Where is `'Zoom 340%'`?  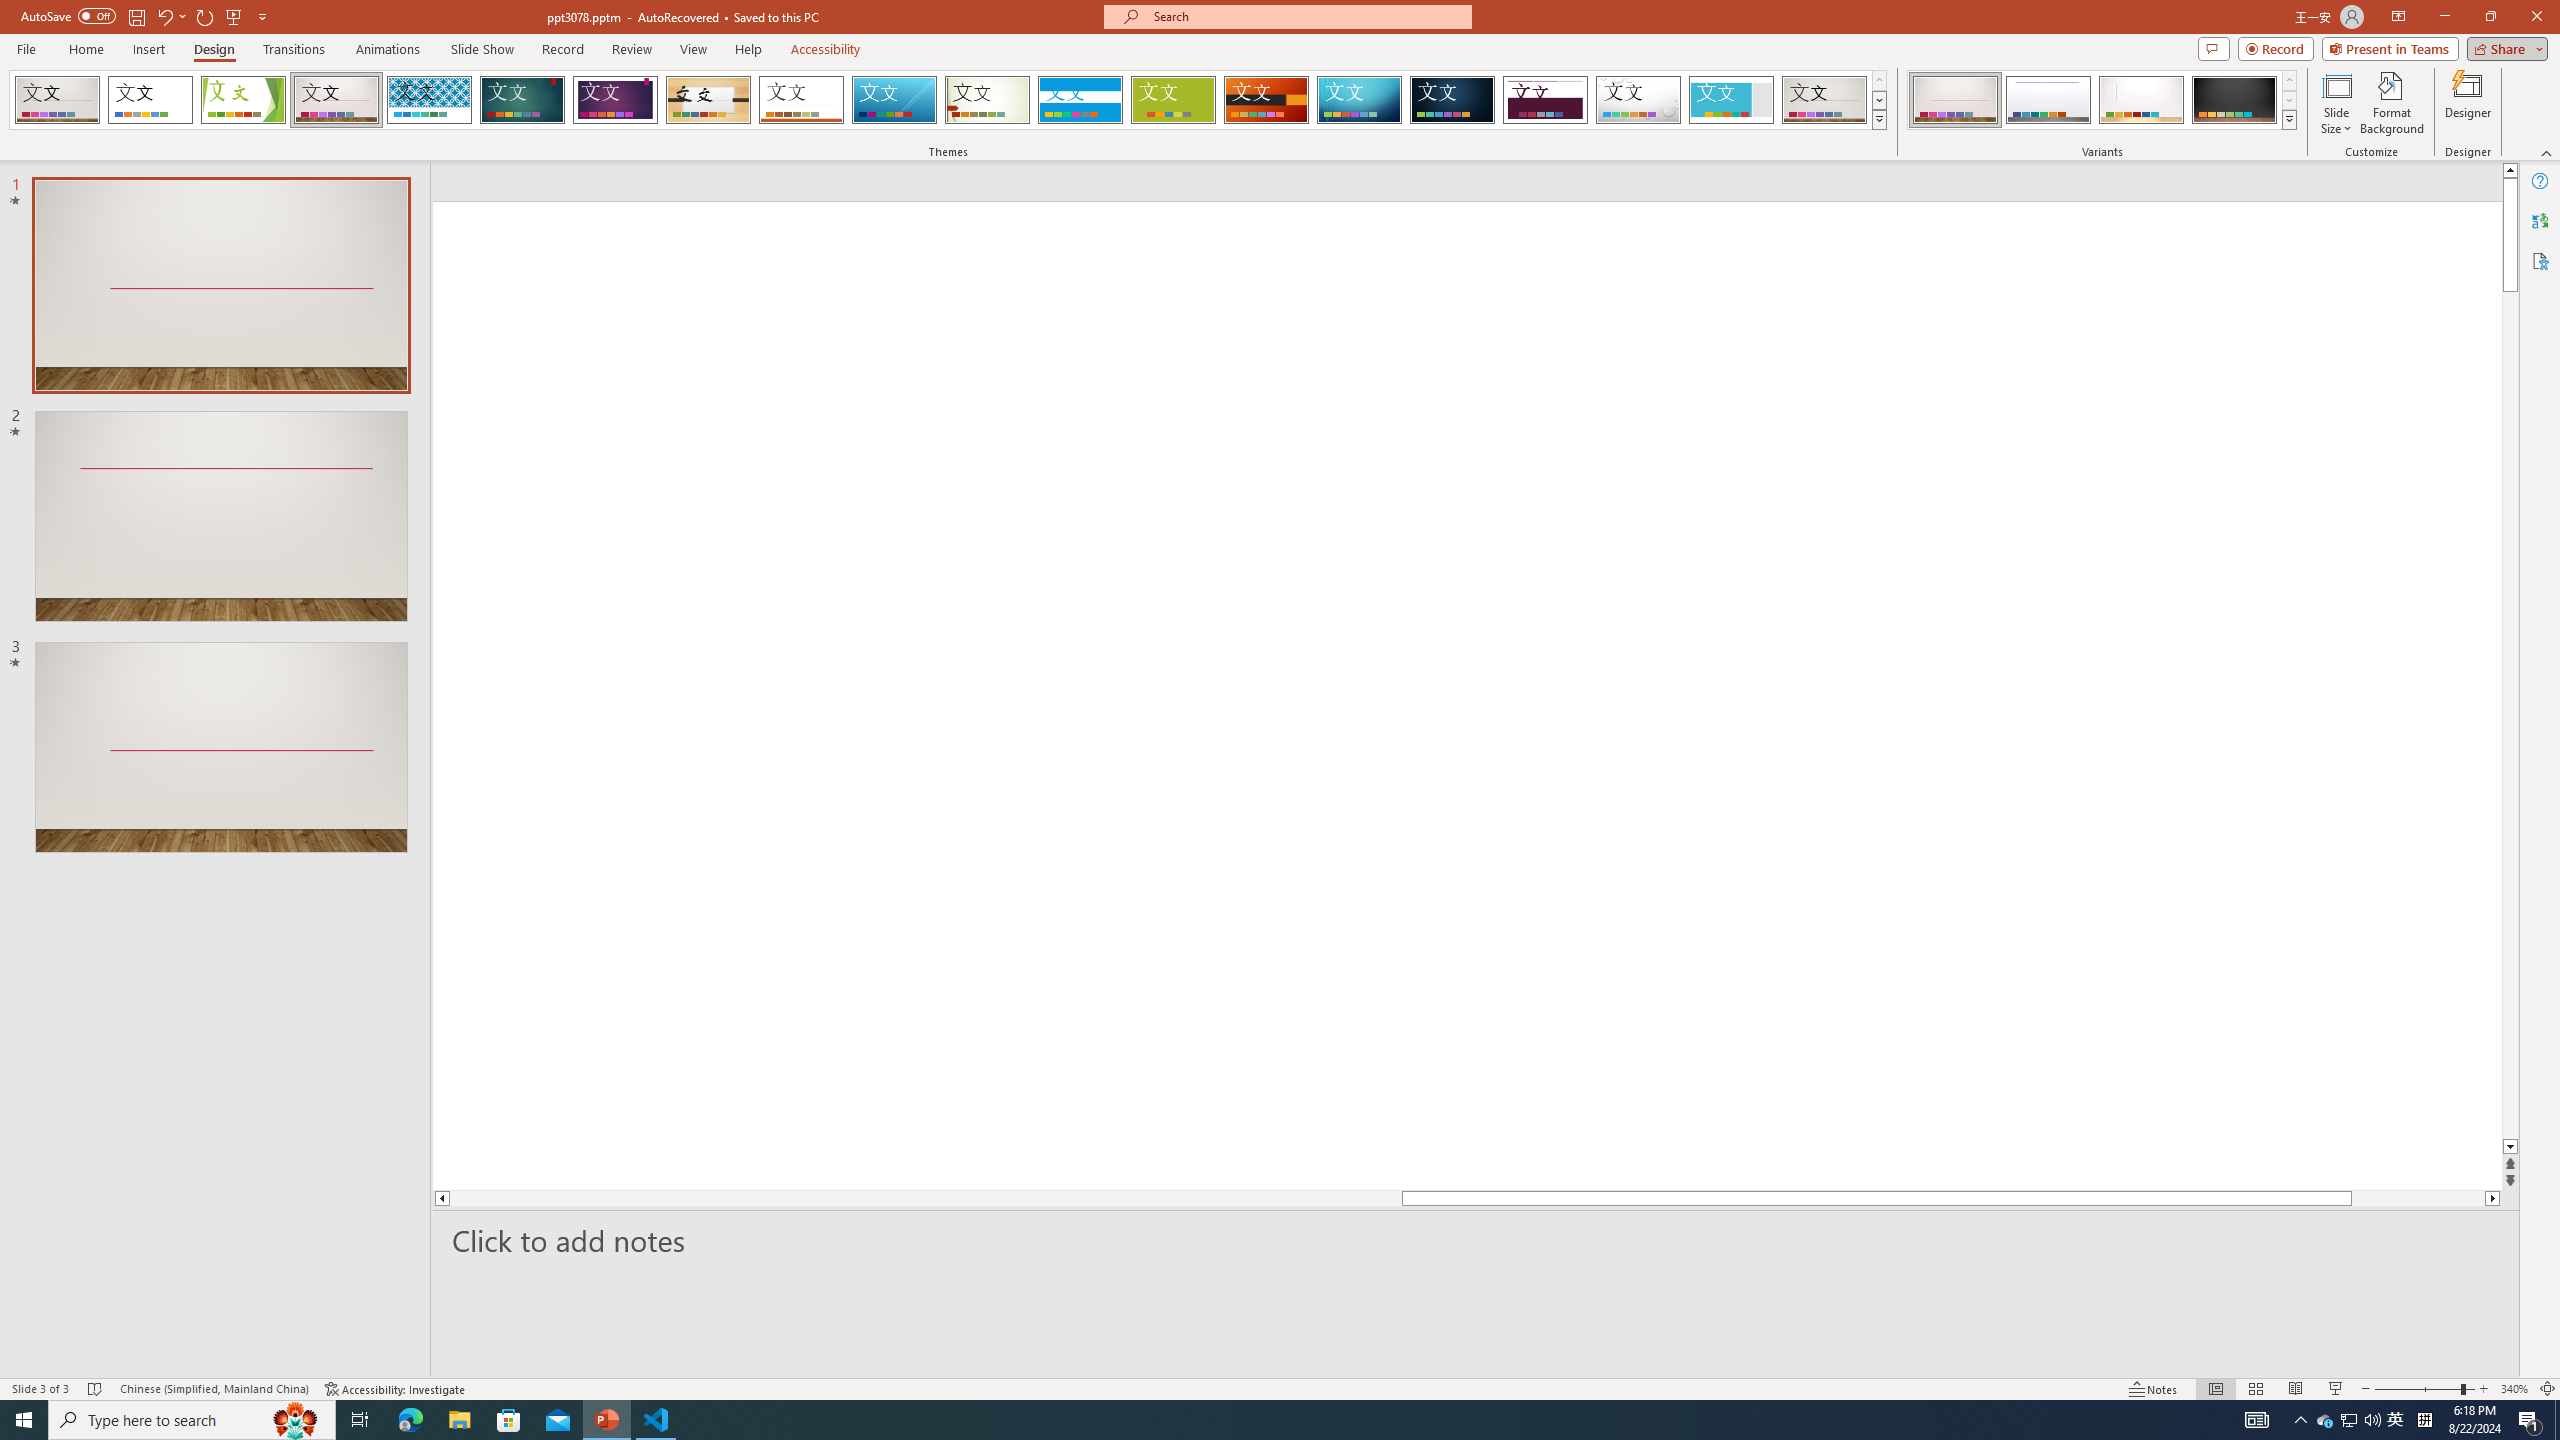 'Zoom 340%' is located at coordinates (2515, 1389).